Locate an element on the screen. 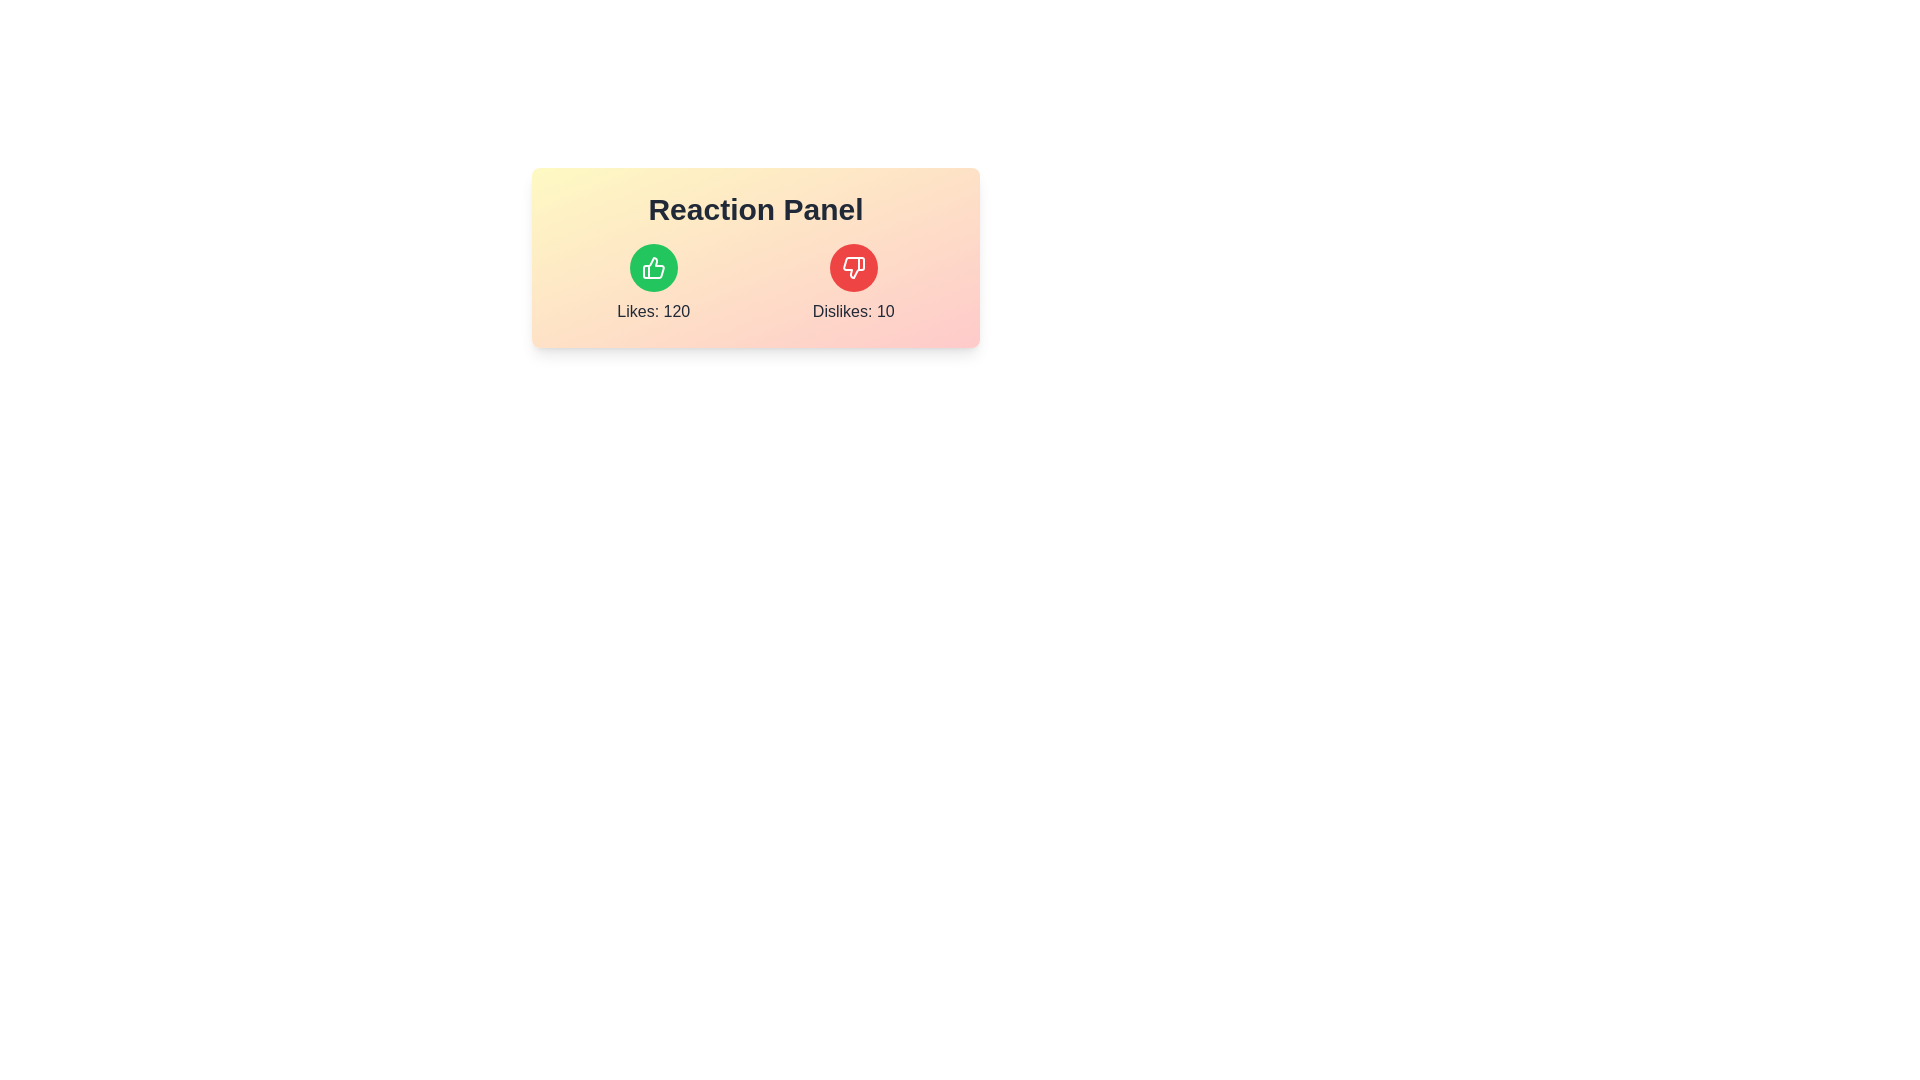 This screenshot has width=1920, height=1080. the thumbs-down icon representing the dislike functionality located in the Reaction Panel, below the number '10' is located at coordinates (853, 266).